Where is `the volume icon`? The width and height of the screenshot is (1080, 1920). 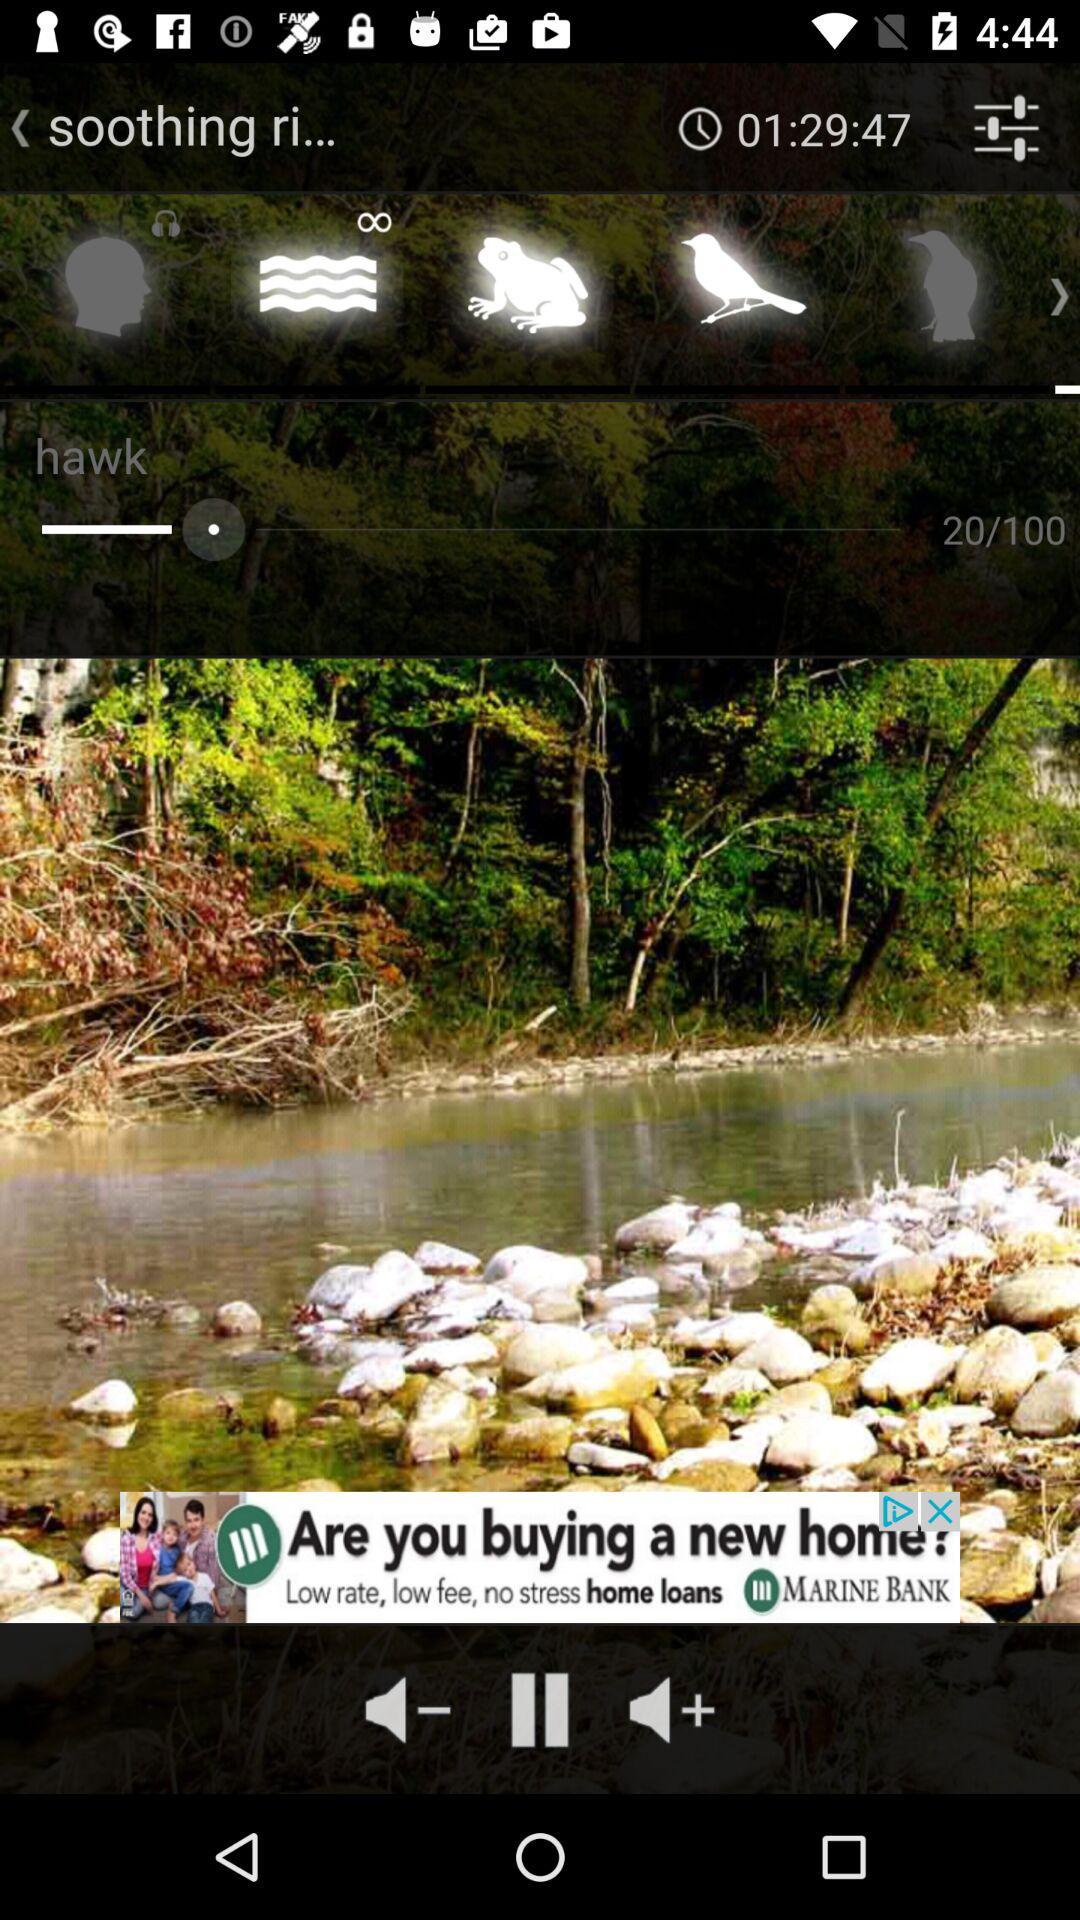
the volume icon is located at coordinates (407, 1708).